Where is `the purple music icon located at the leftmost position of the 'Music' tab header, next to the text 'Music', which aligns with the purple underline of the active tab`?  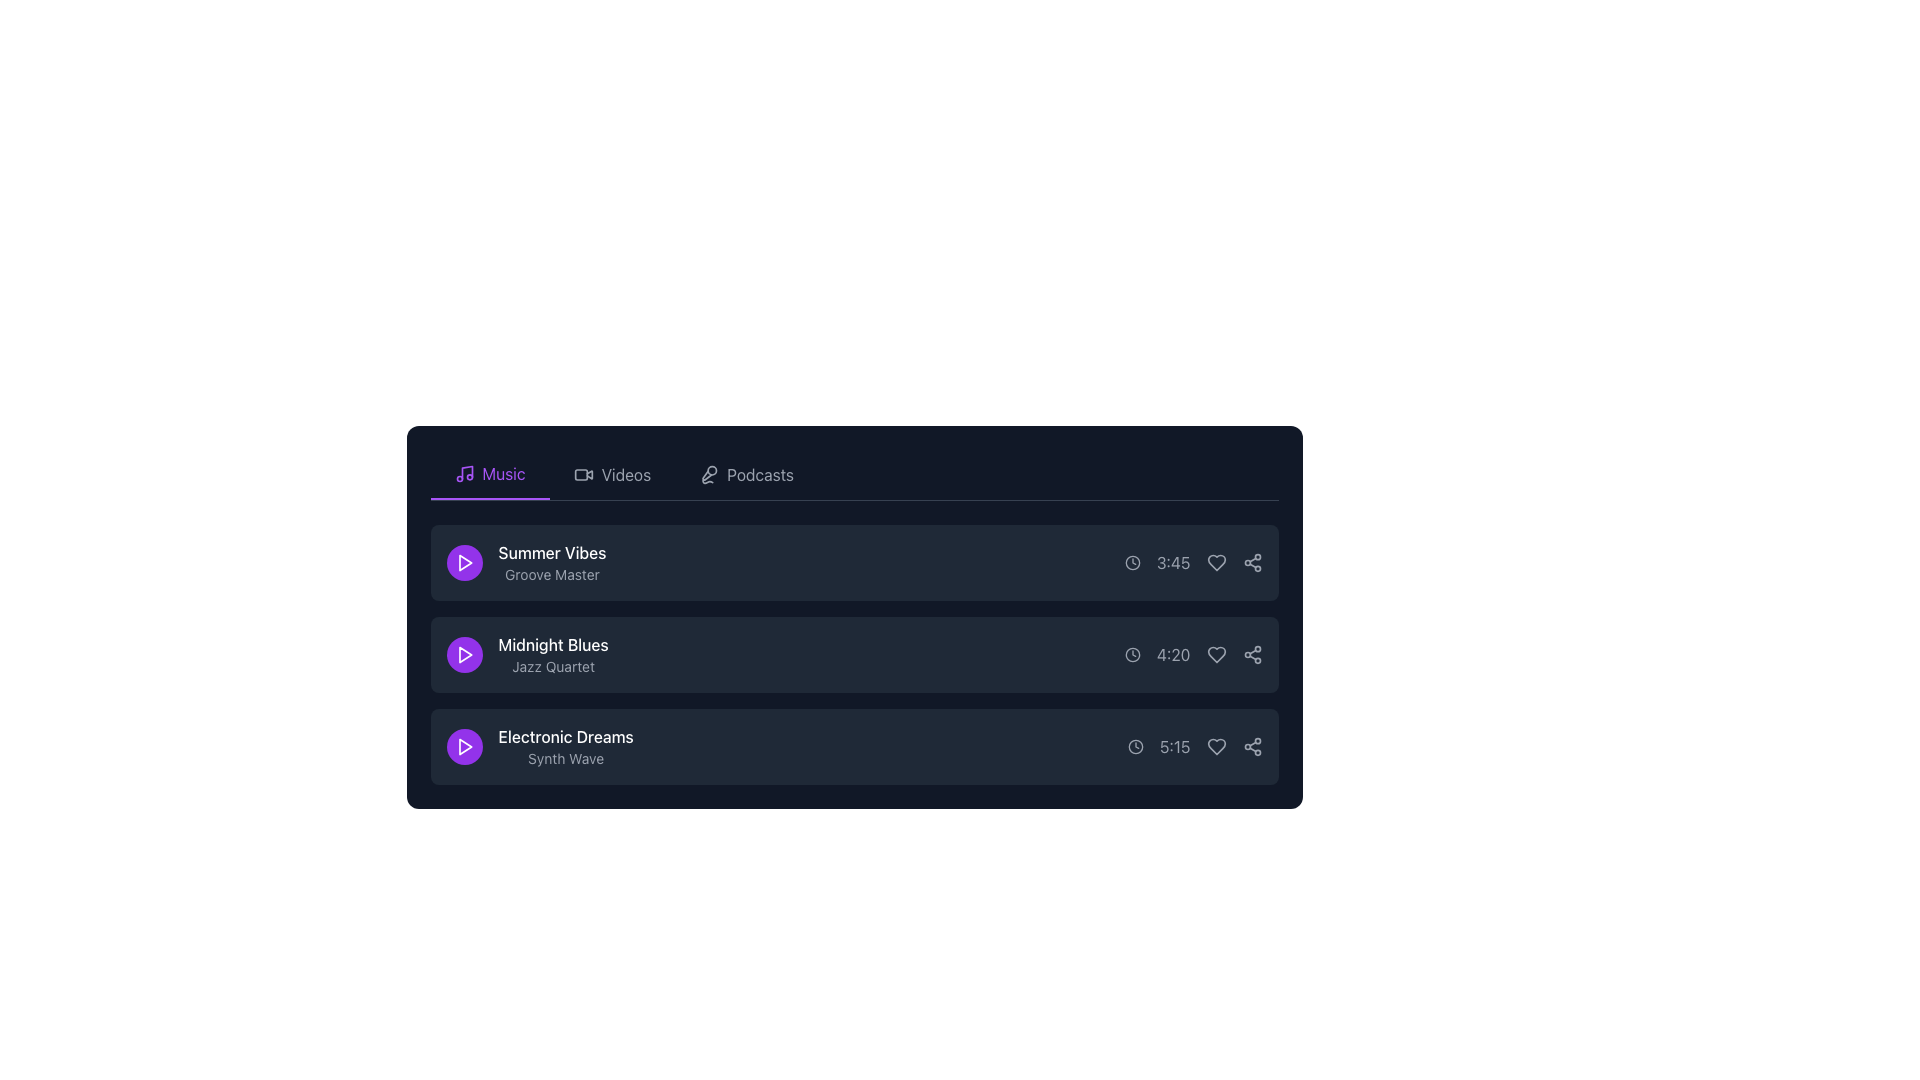
the purple music icon located at the leftmost position of the 'Music' tab header, next to the text 'Music', which aligns with the purple underline of the active tab is located at coordinates (463, 474).